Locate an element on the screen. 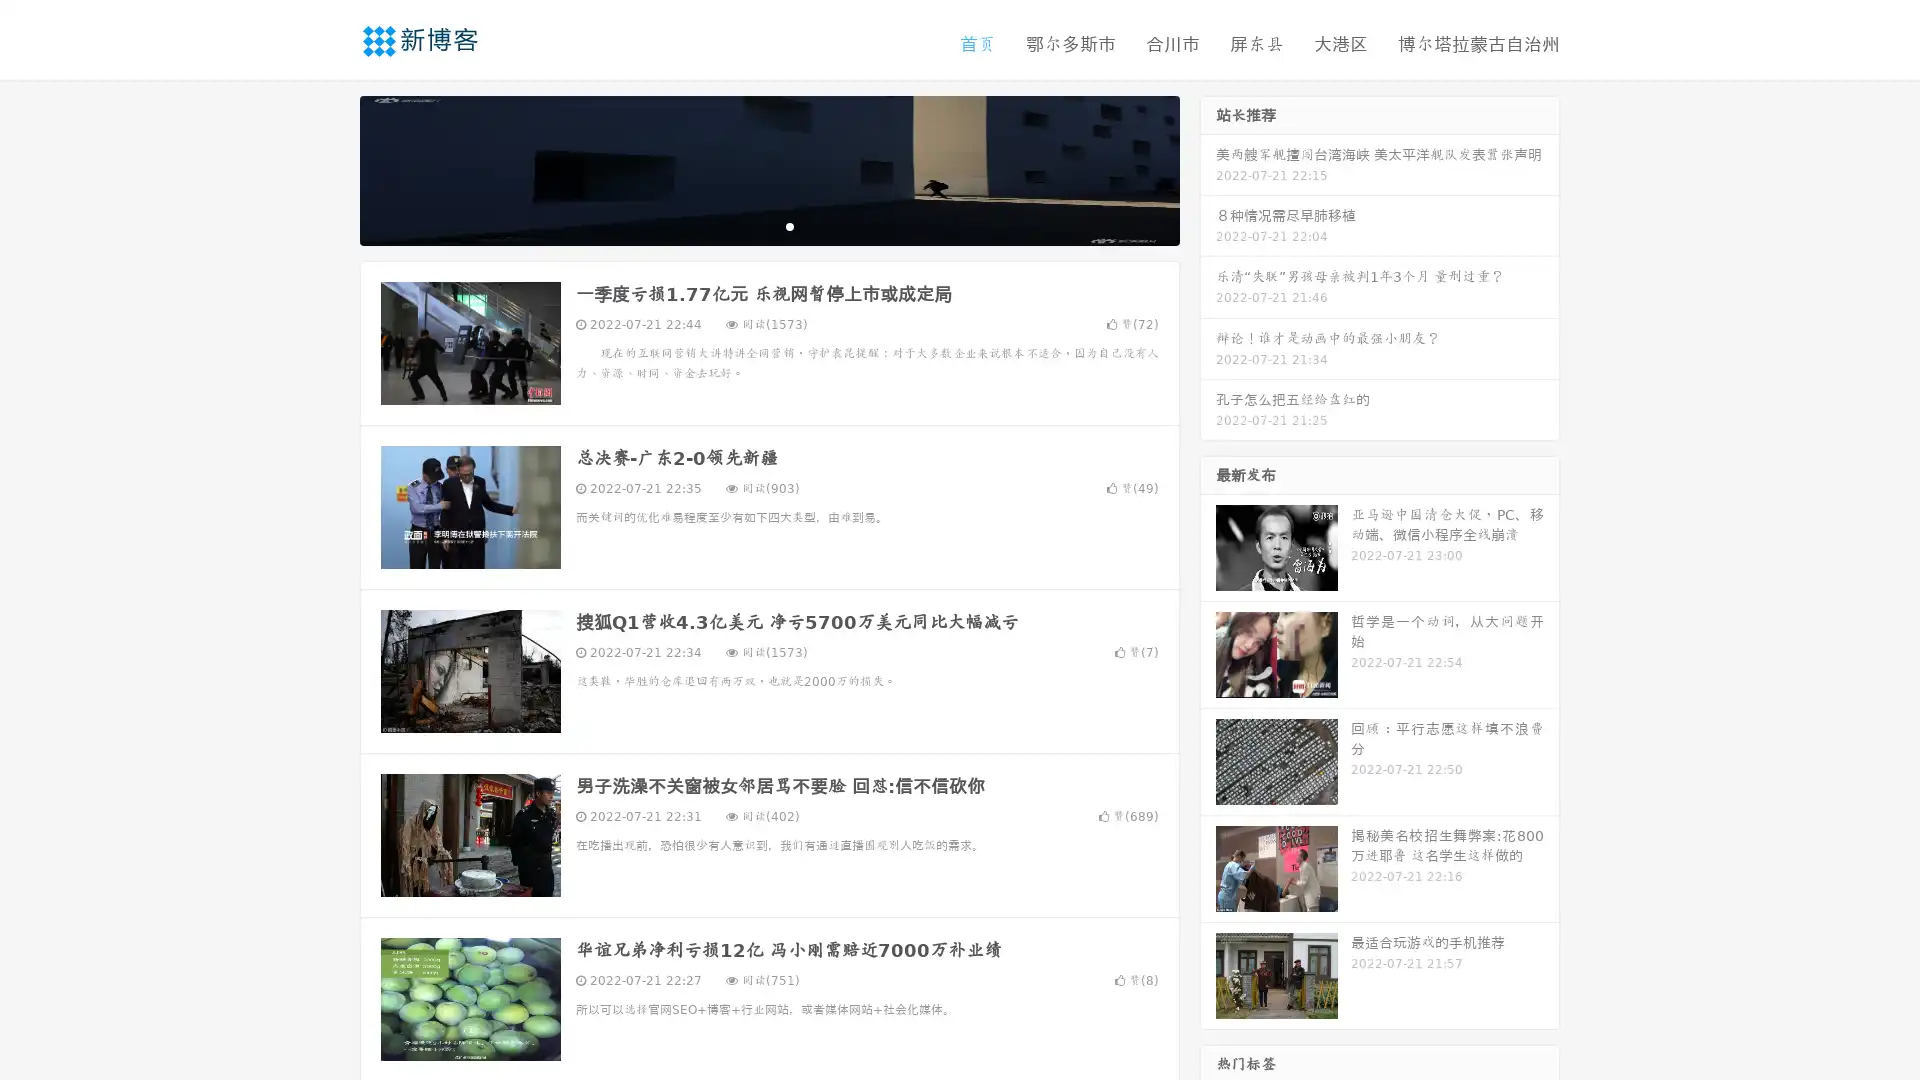 Image resolution: width=1920 pixels, height=1080 pixels. Next slide is located at coordinates (1208, 168).